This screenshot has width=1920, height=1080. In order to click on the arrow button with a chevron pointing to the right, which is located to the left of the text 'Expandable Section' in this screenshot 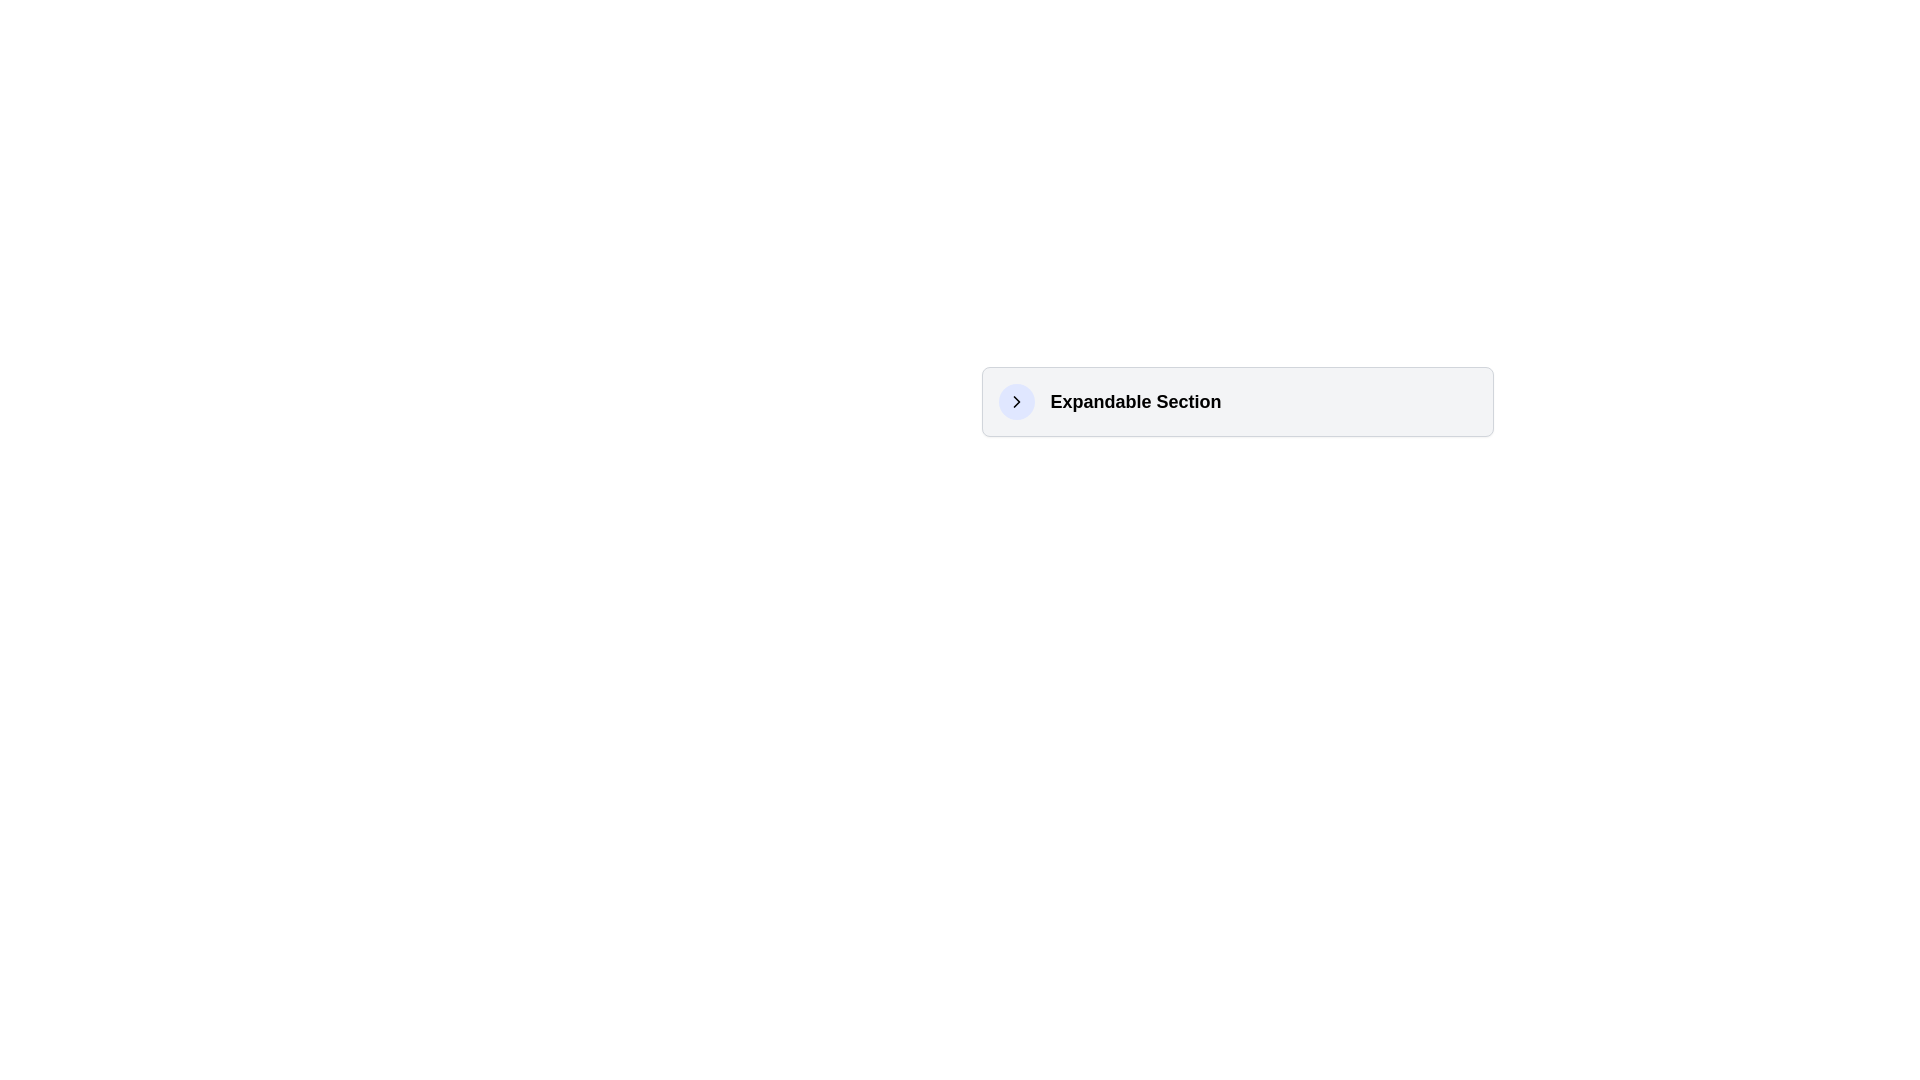, I will do `click(1016, 401)`.